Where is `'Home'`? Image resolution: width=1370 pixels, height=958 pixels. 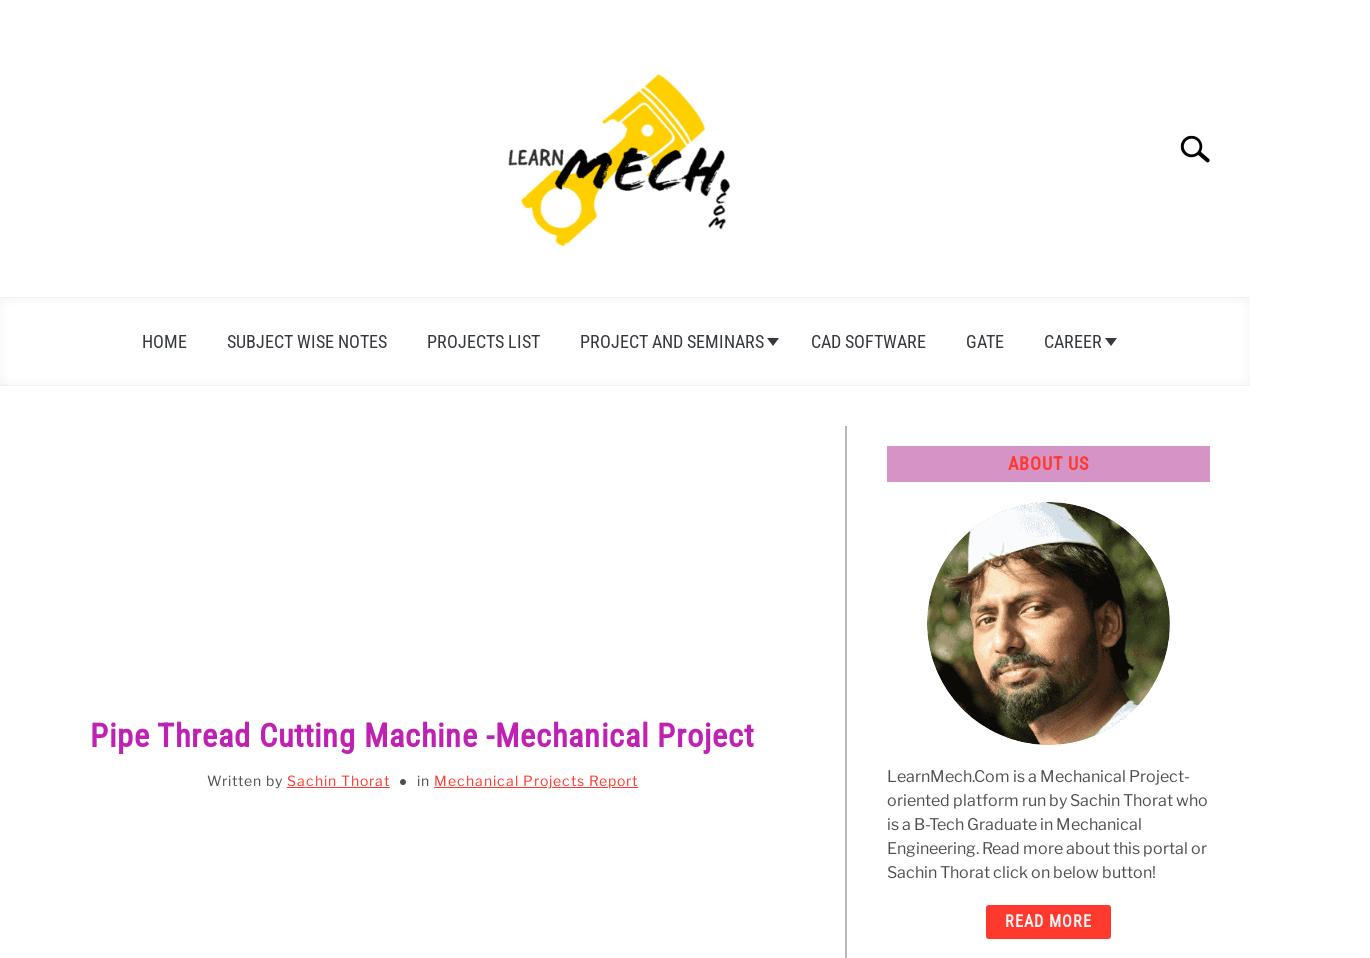
'Home' is located at coordinates (163, 340).